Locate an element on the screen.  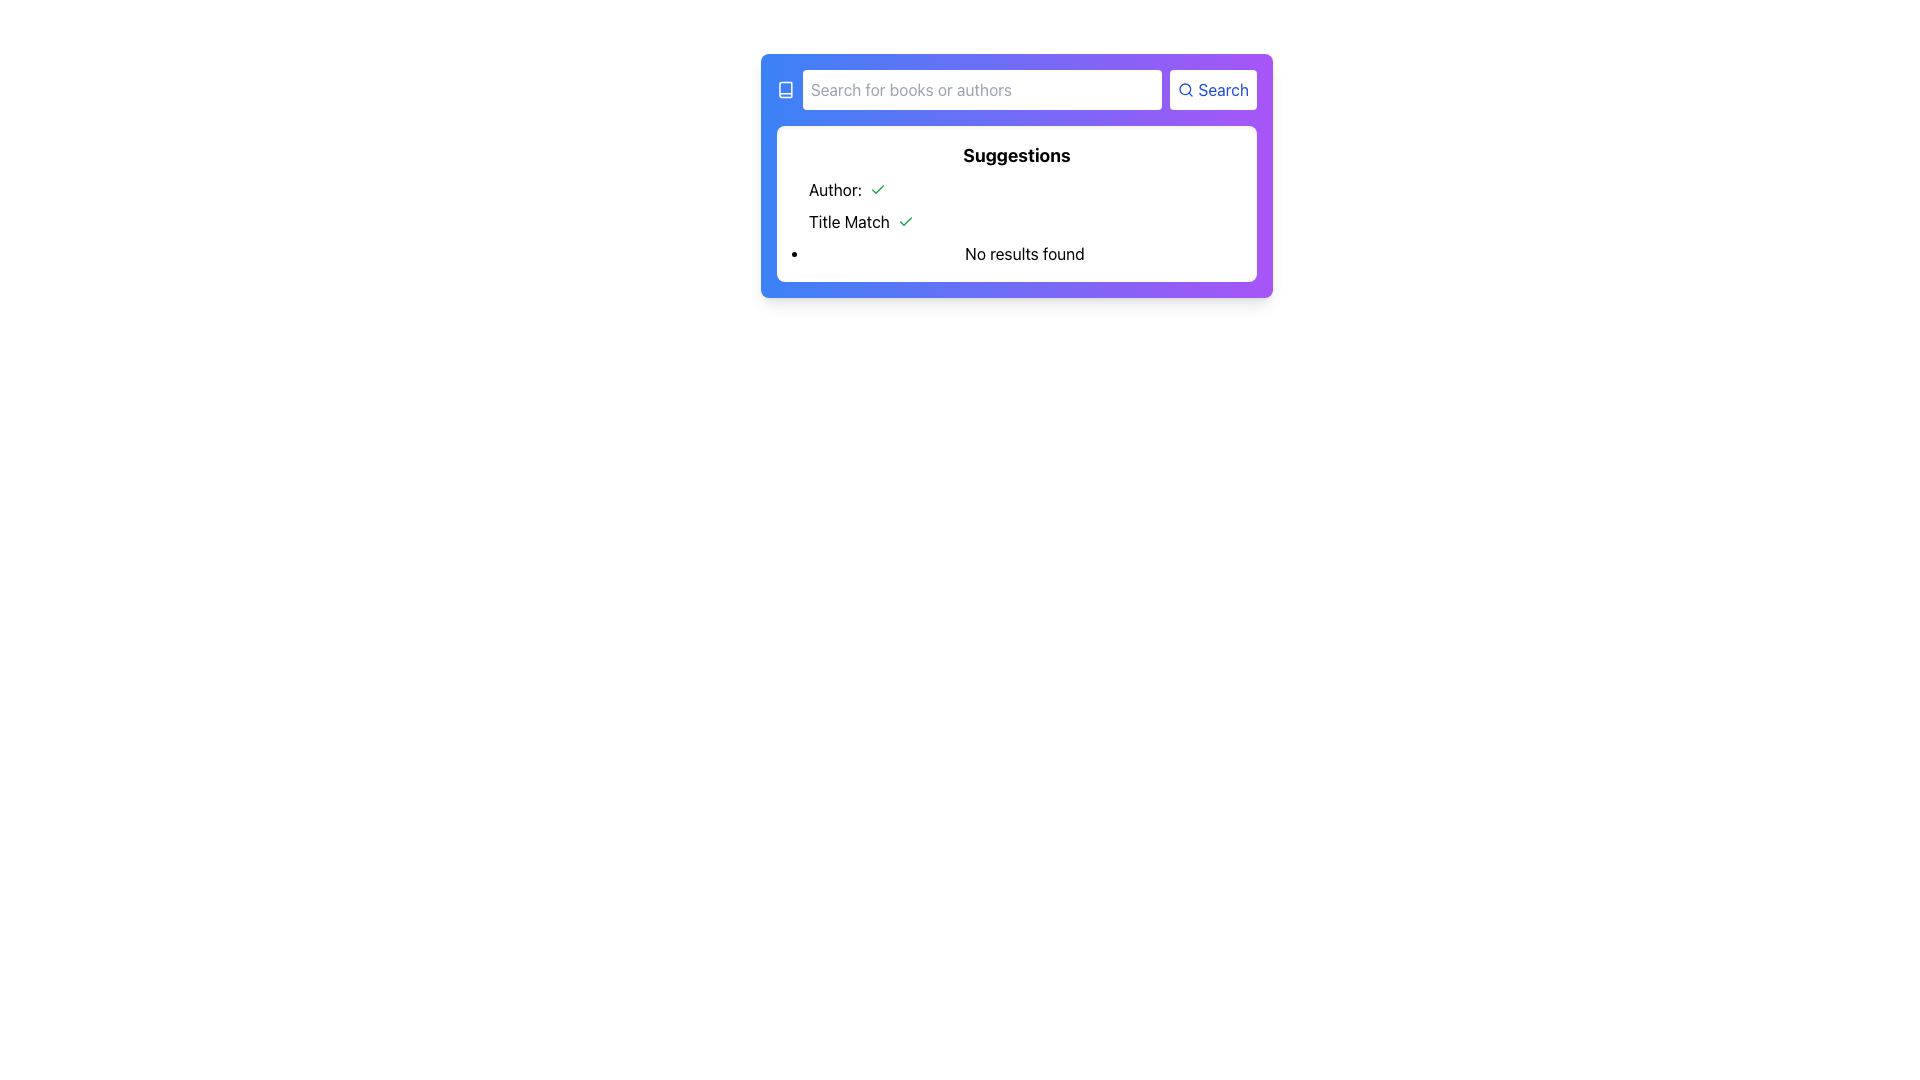
the search icon located inside the 'Search' button, positioned to the left of the text label 'Search' is located at coordinates (1186, 88).